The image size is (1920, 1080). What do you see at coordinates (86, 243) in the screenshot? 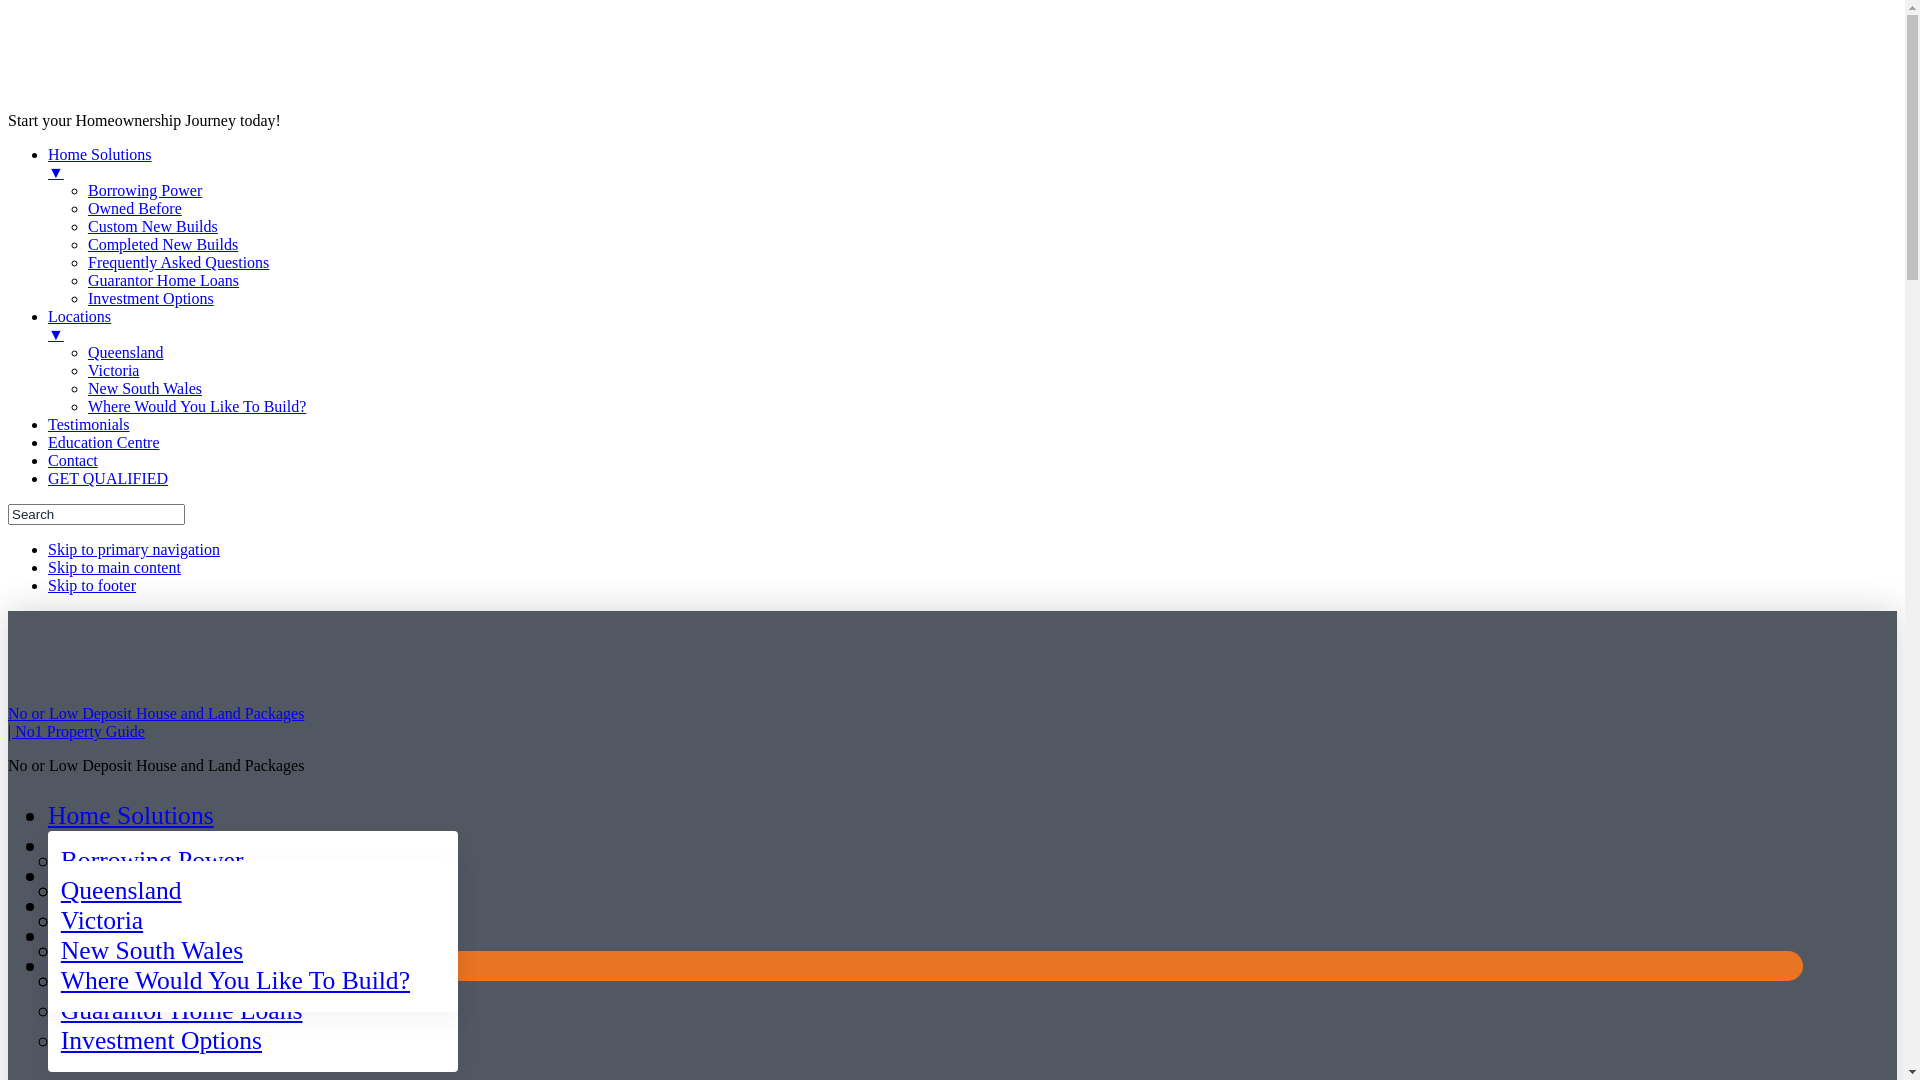
I see `'Completed New Builds'` at bounding box center [86, 243].